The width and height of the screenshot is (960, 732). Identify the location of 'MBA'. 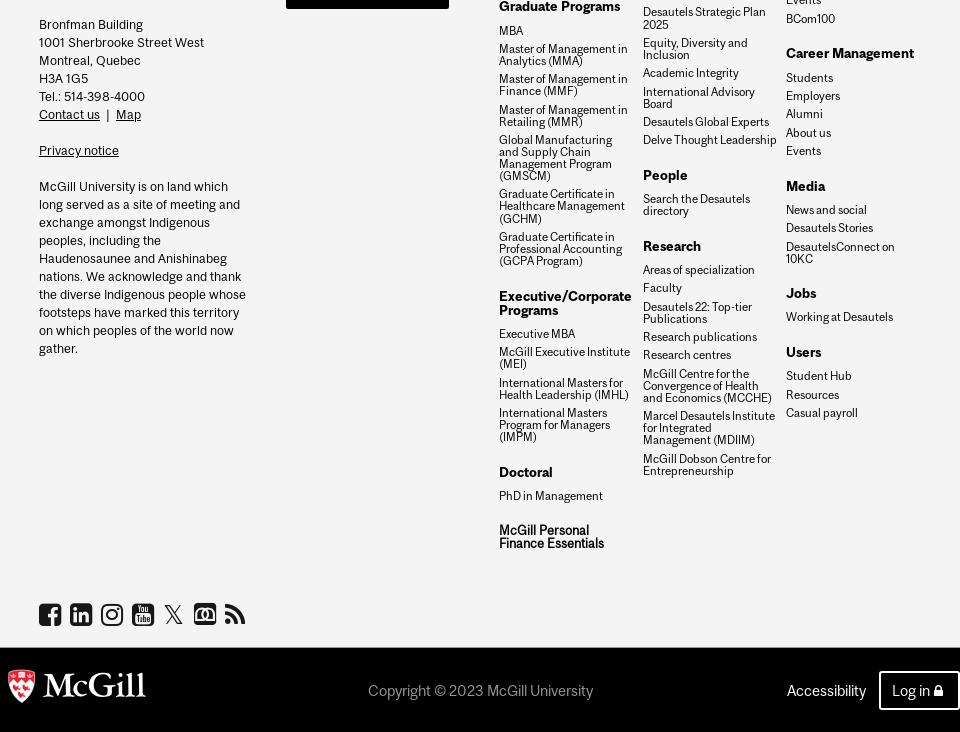
(508, 28).